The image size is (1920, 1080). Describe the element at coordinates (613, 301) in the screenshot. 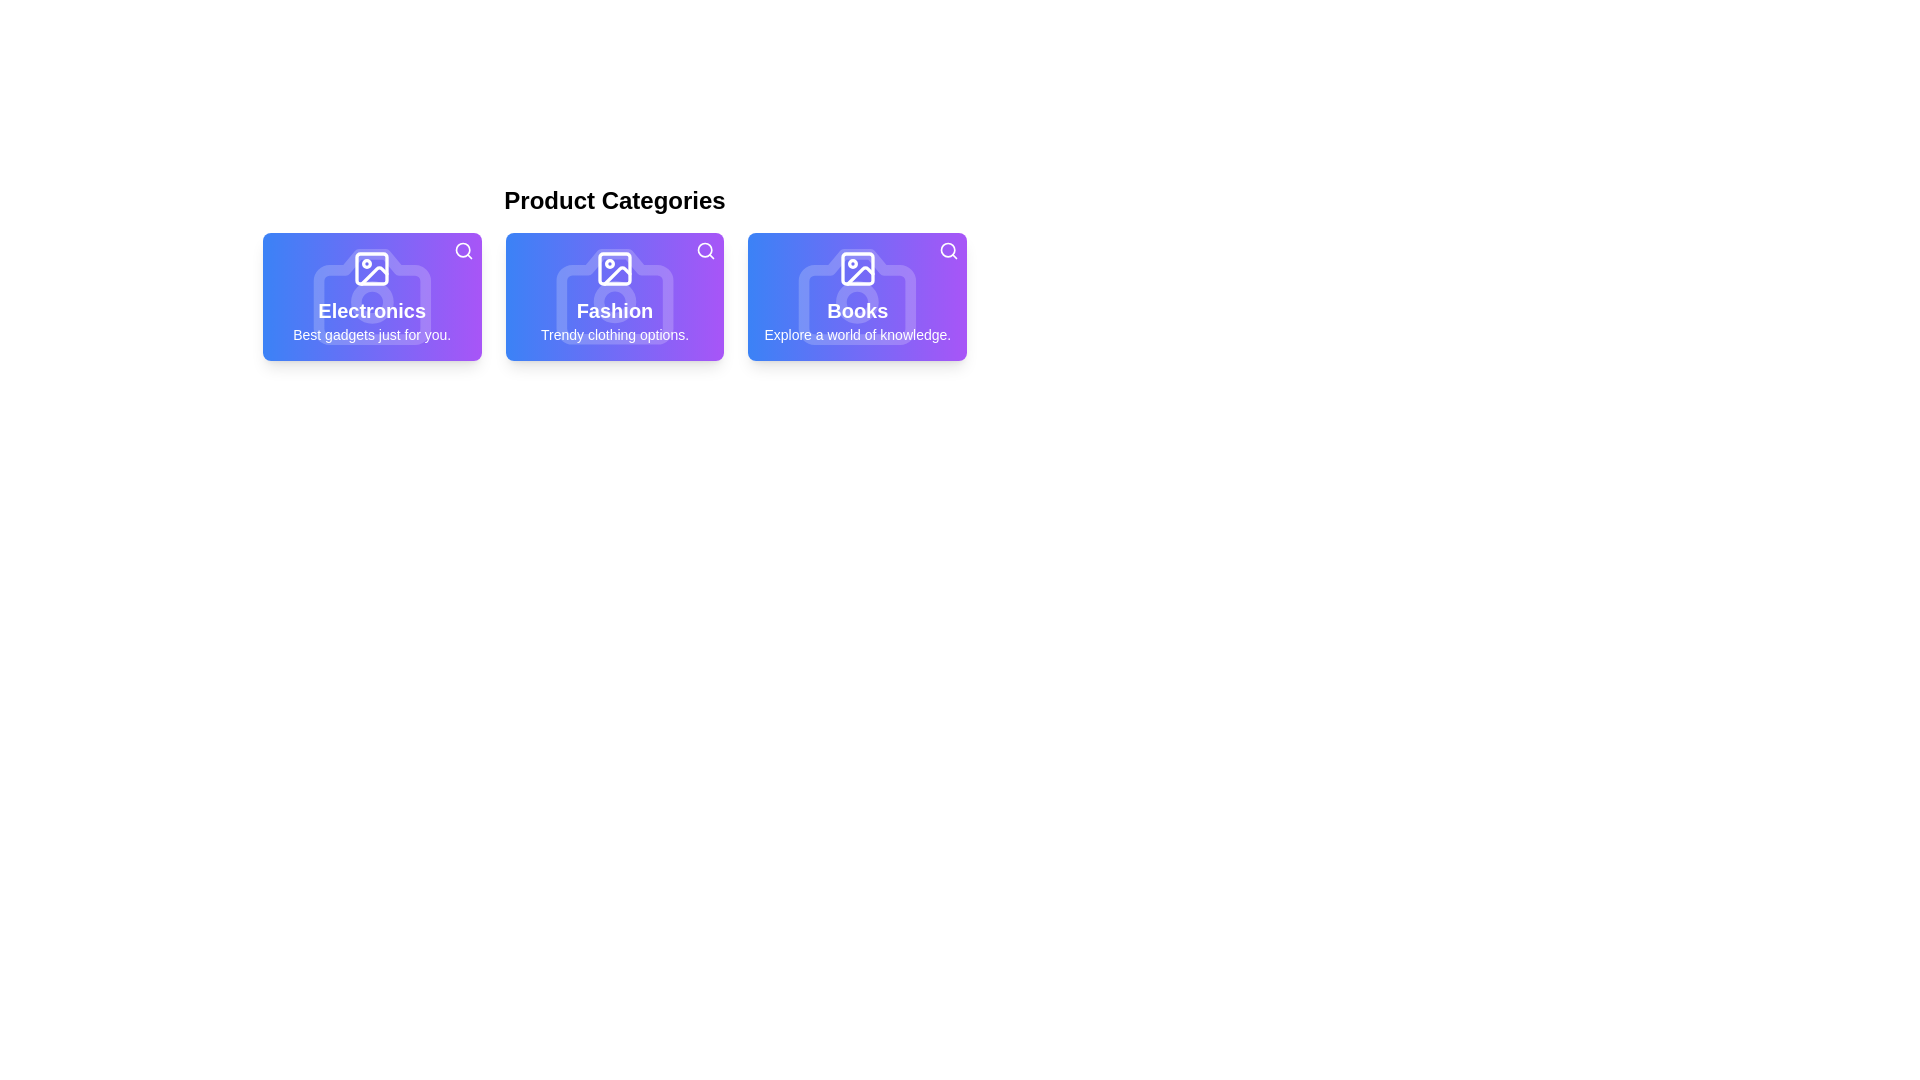

I see `the decorative circular SVG graphic element with a white stroke located at the center of the camera icon on the 'Fashion' card` at that location.